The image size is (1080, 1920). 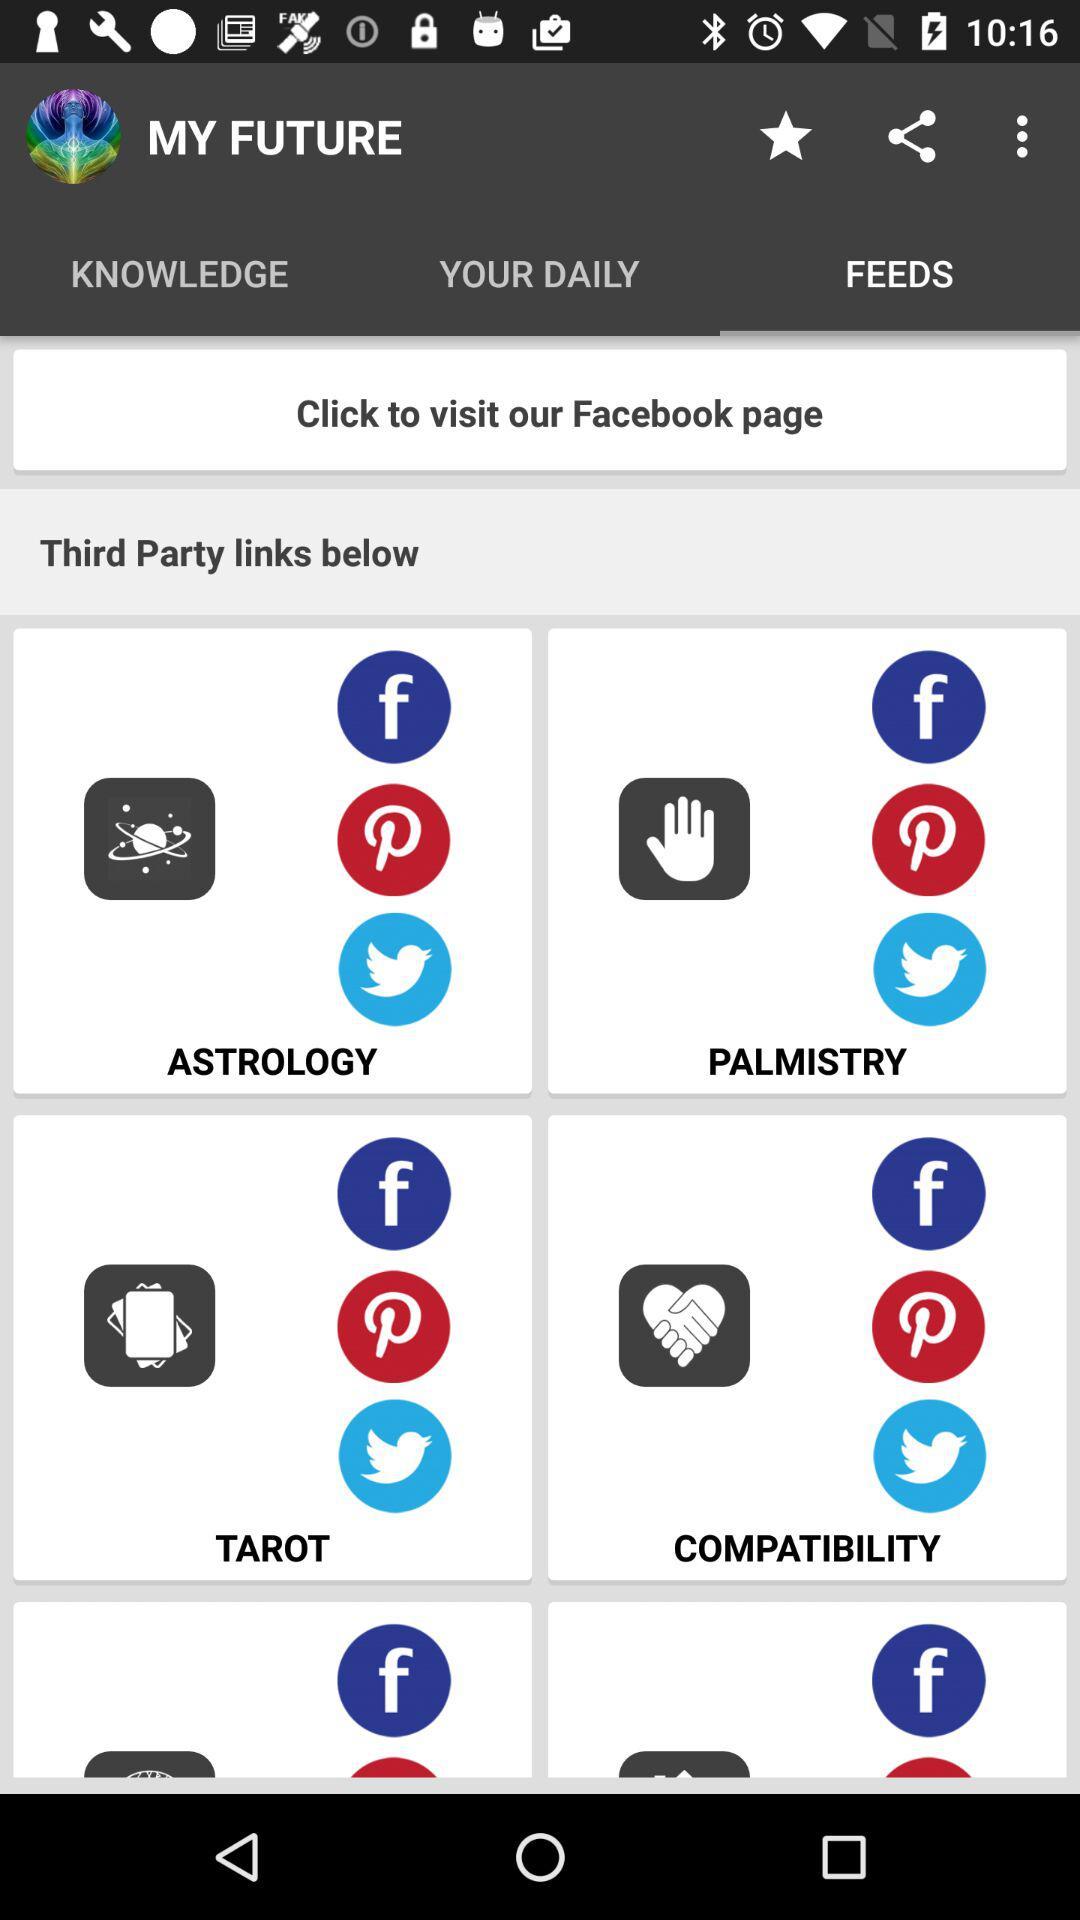 What do you see at coordinates (394, 707) in the screenshot?
I see `share your astrology to facebook` at bounding box center [394, 707].